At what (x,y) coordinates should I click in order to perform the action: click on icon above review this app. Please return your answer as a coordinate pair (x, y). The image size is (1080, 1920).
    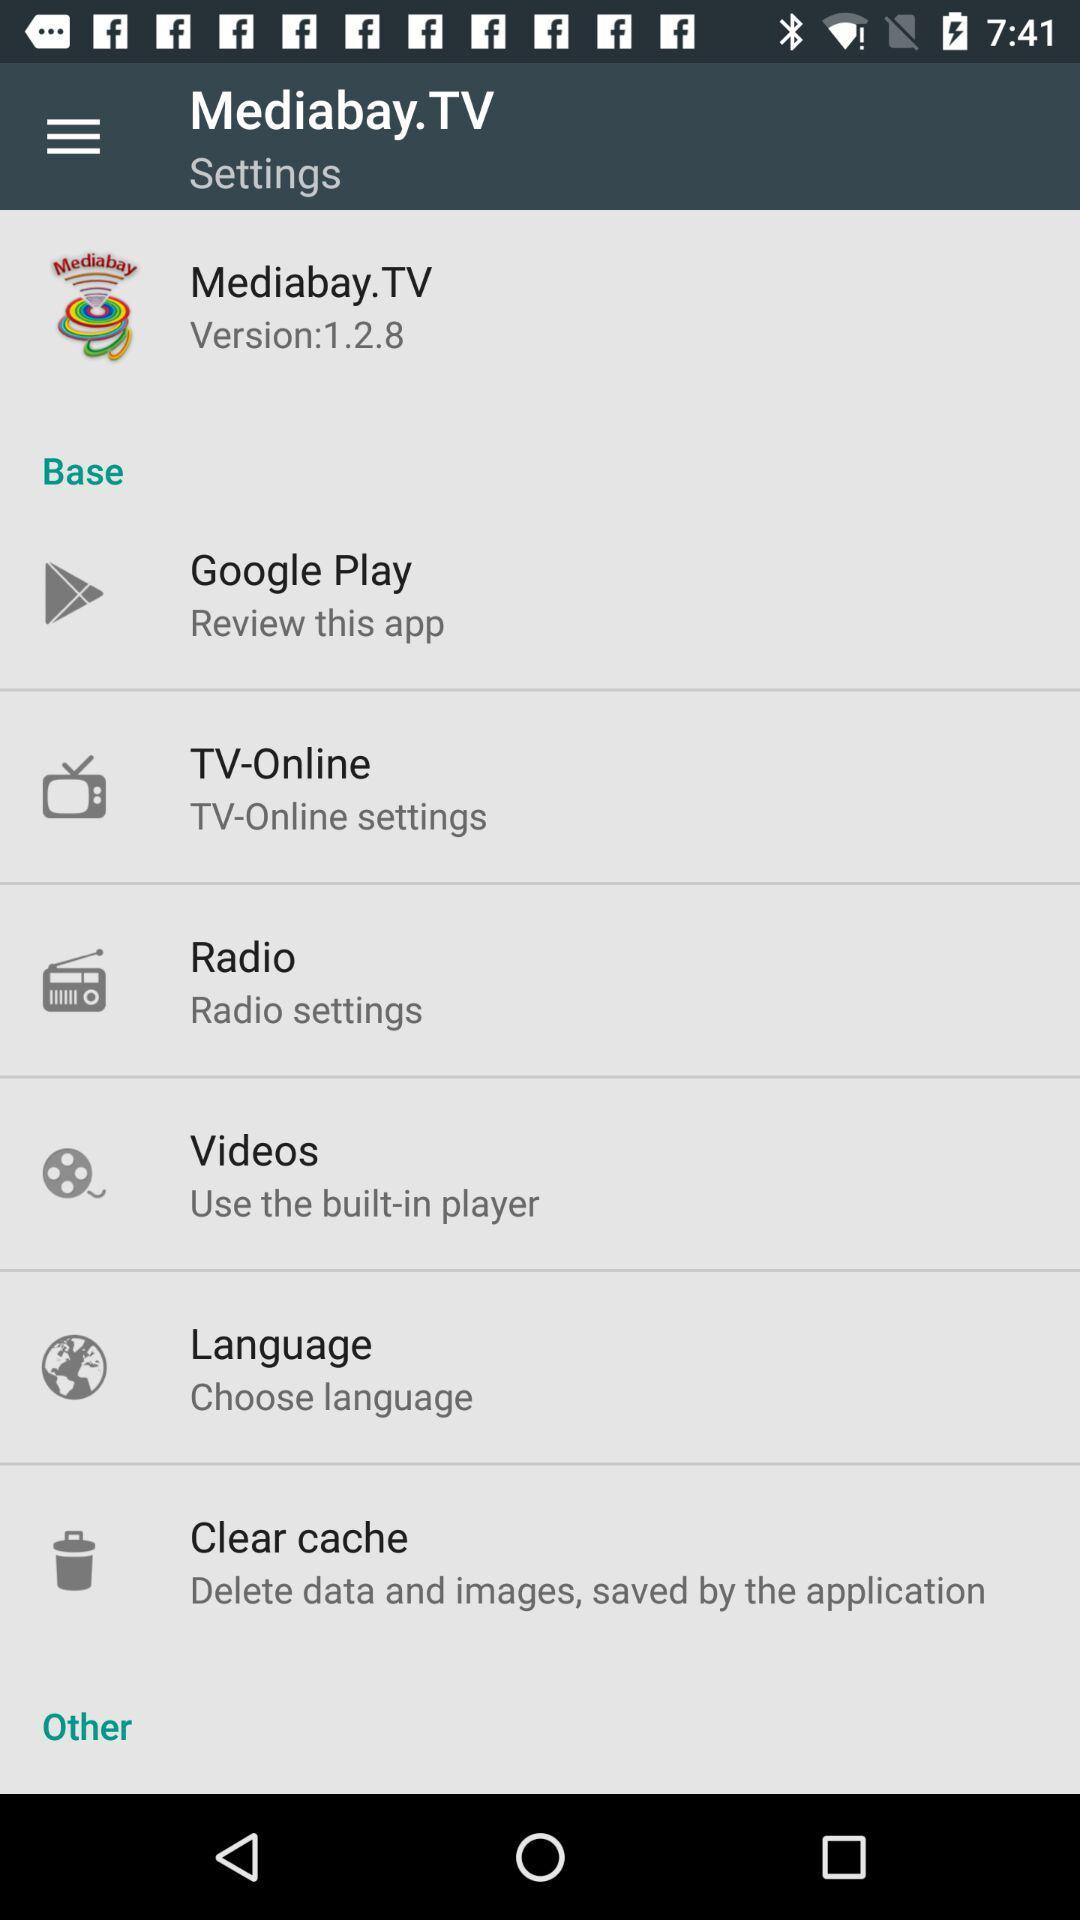
    Looking at the image, I should click on (301, 567).